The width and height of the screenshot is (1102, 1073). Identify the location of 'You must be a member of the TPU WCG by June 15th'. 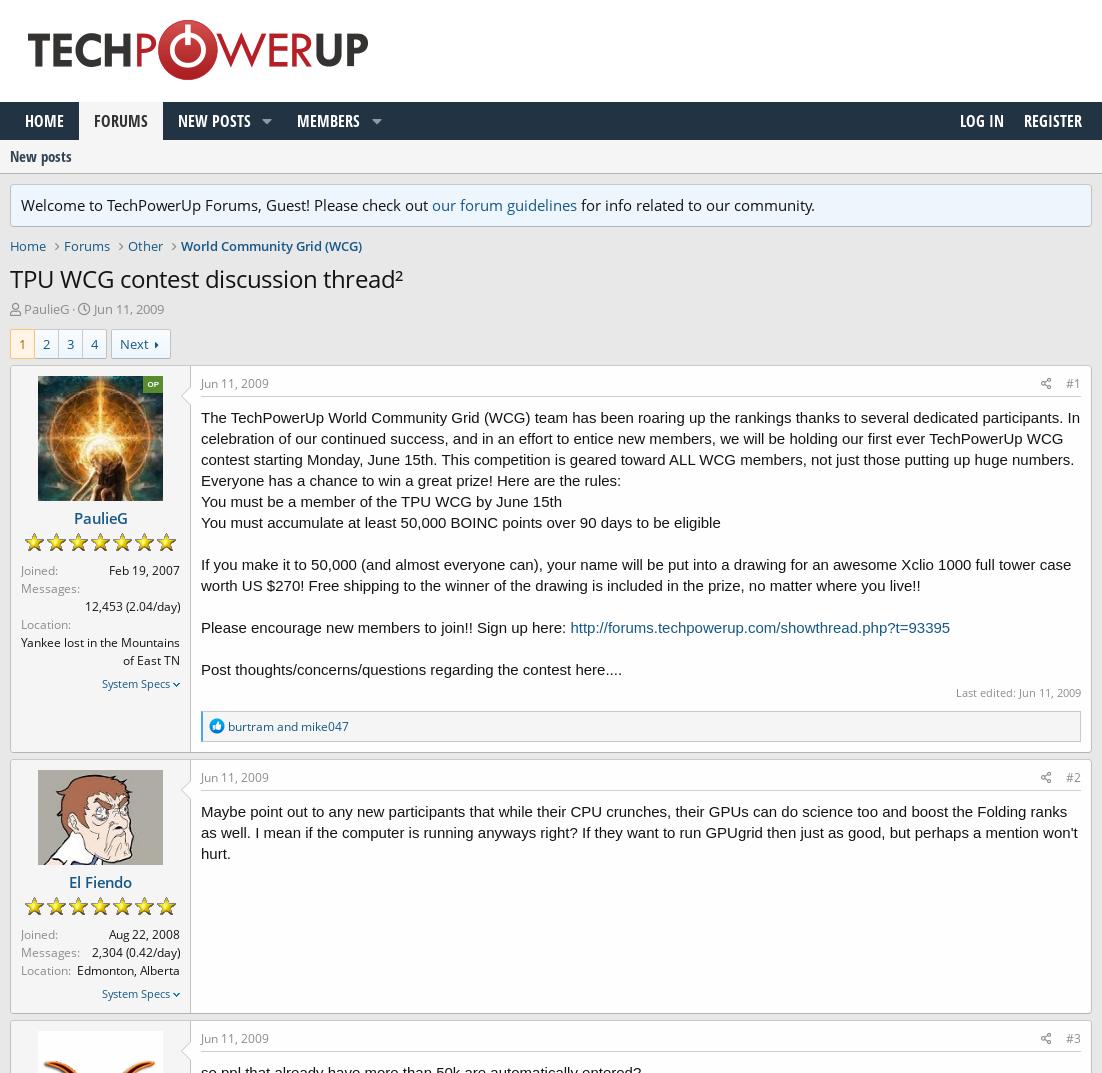
(201, 499).